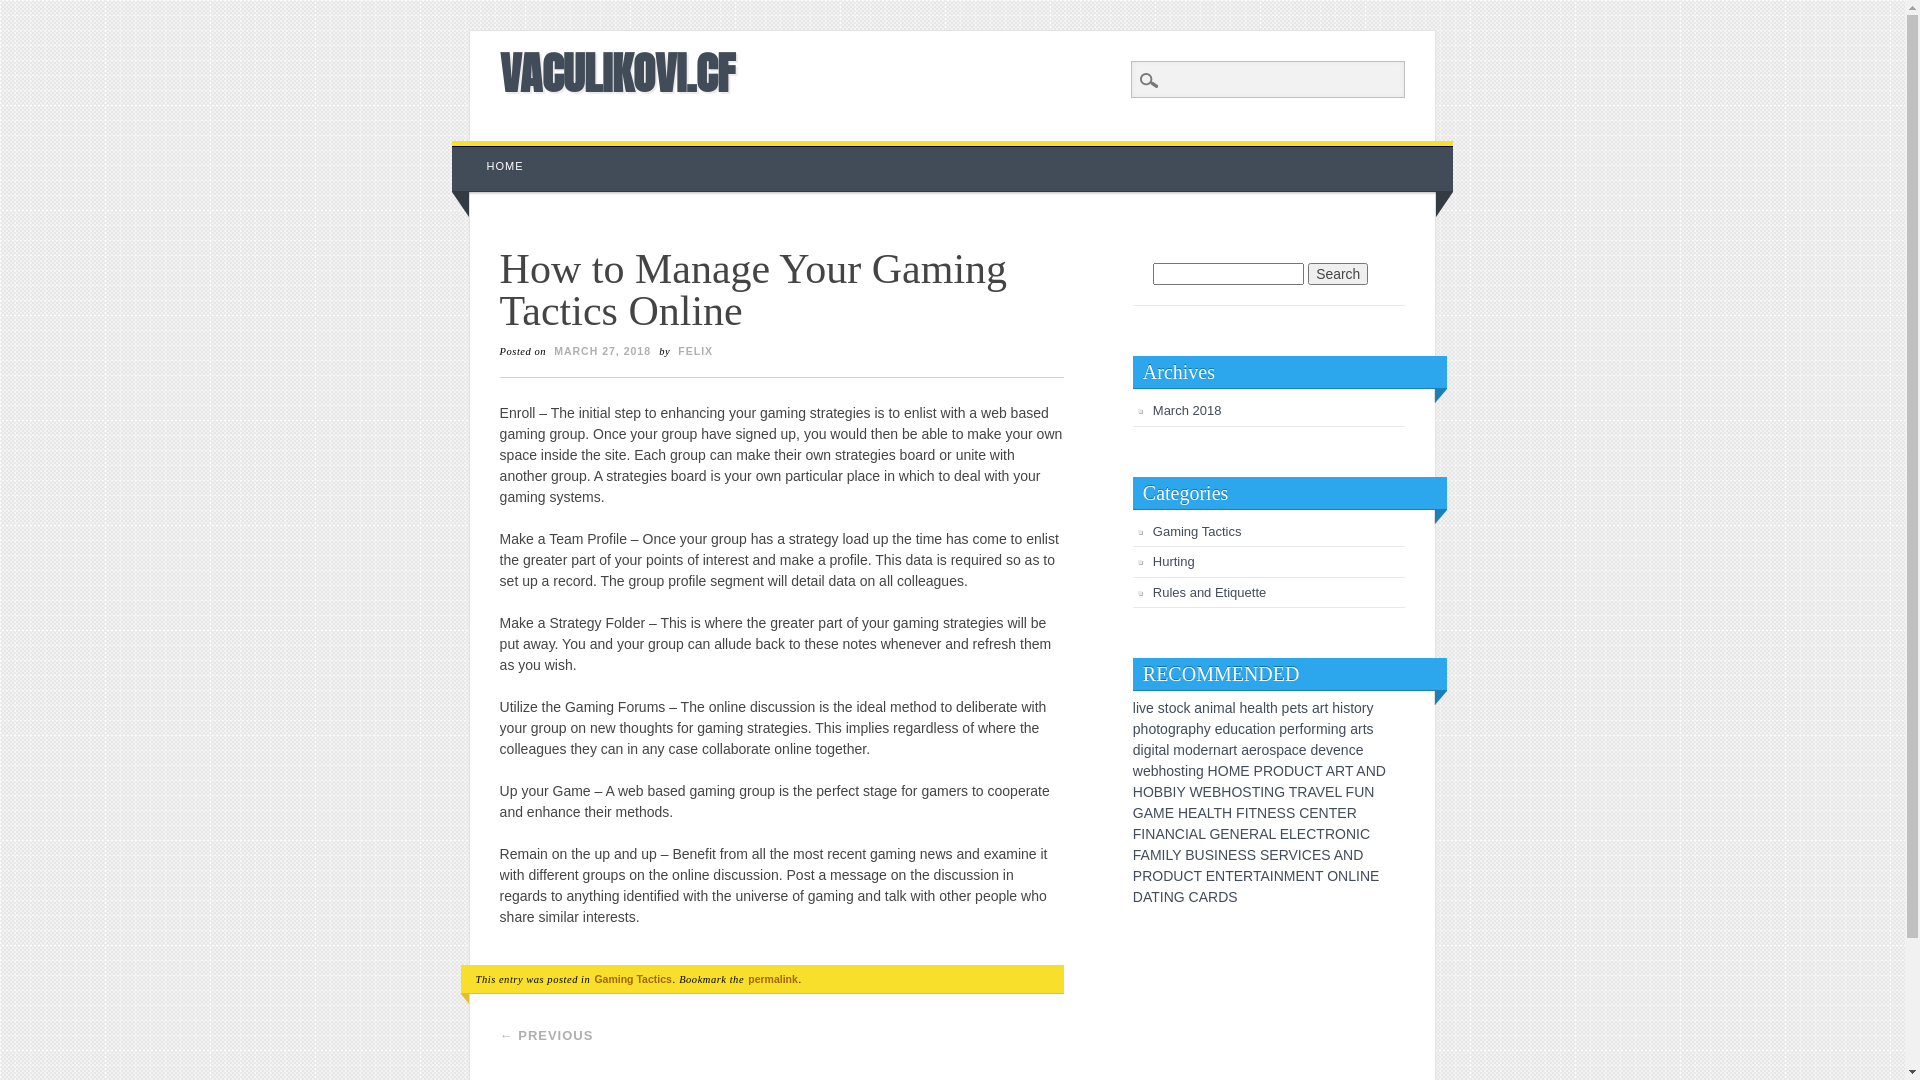 The image size is (1920, 1080). Describe the element at coordinates (1200, 770) in the screenshot. I see `'g'` at that location.